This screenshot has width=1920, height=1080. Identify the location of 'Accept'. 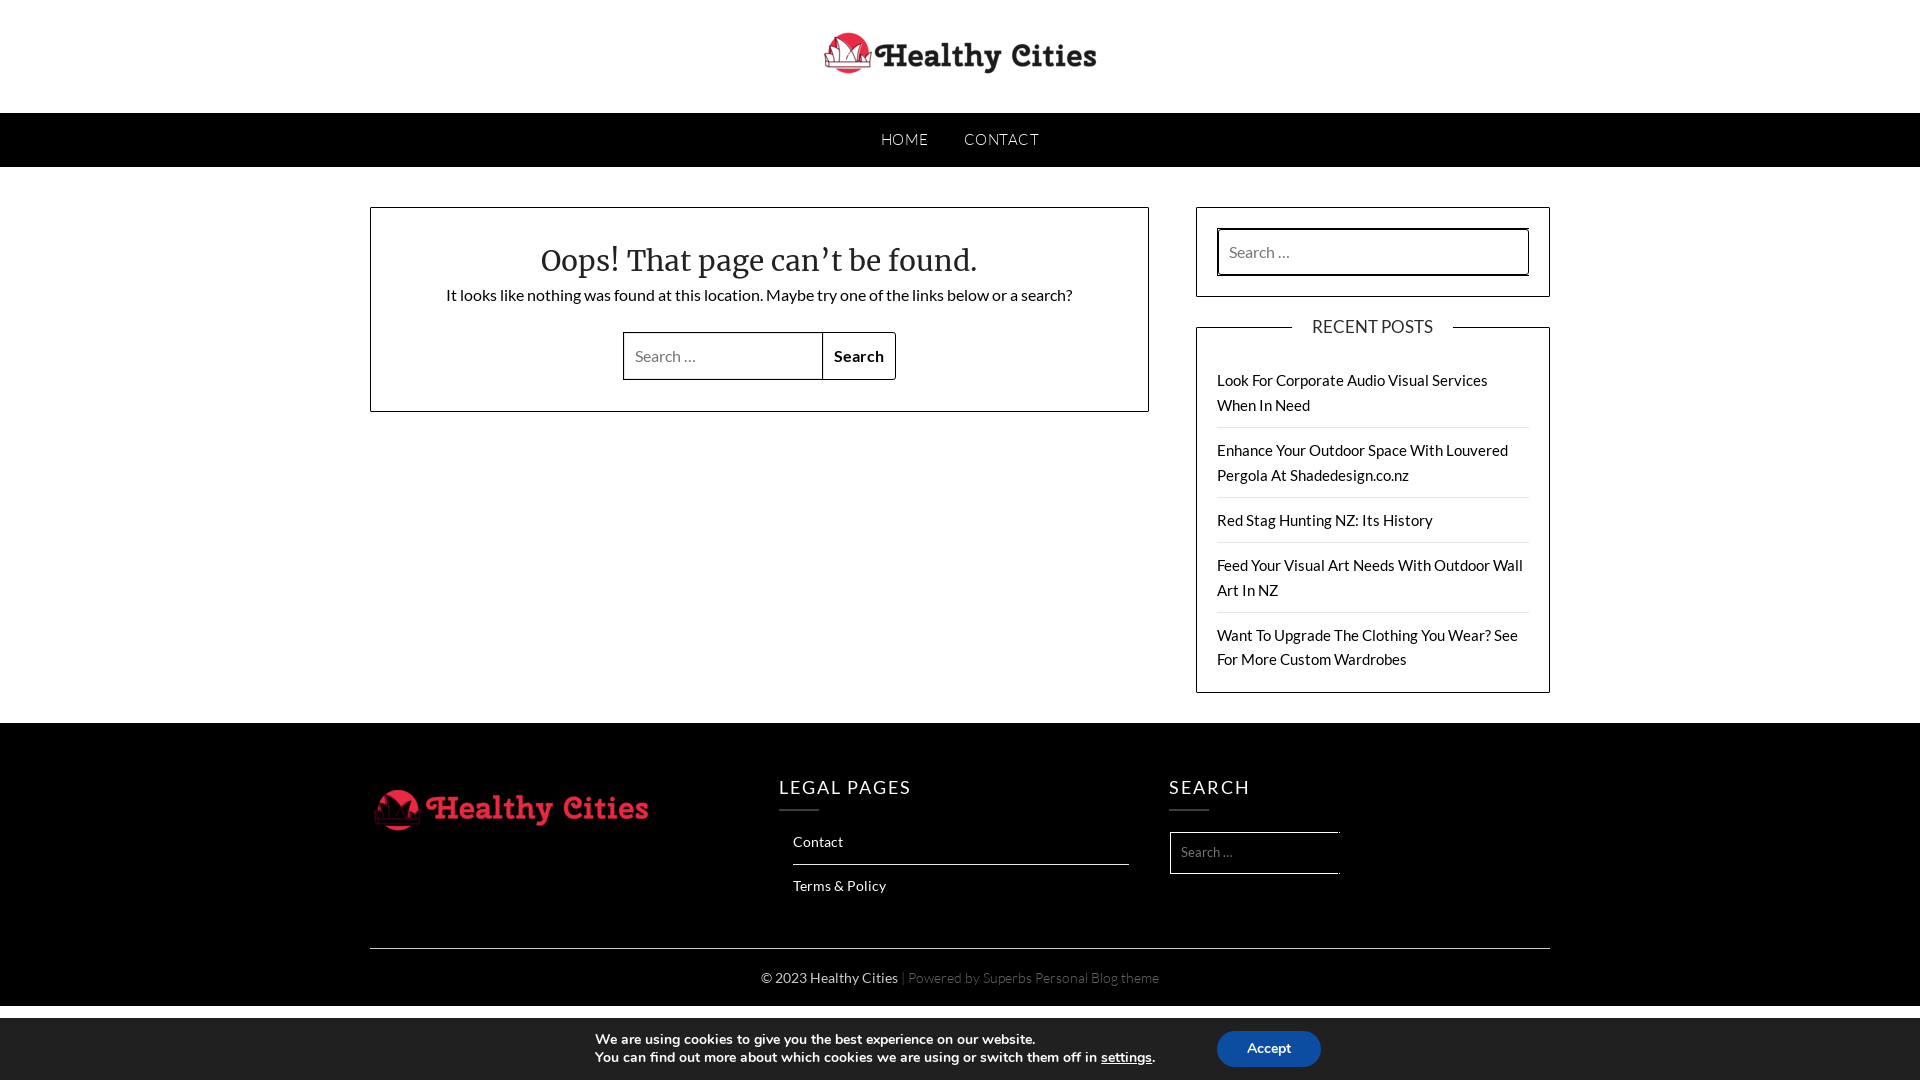
(1267, 1048).